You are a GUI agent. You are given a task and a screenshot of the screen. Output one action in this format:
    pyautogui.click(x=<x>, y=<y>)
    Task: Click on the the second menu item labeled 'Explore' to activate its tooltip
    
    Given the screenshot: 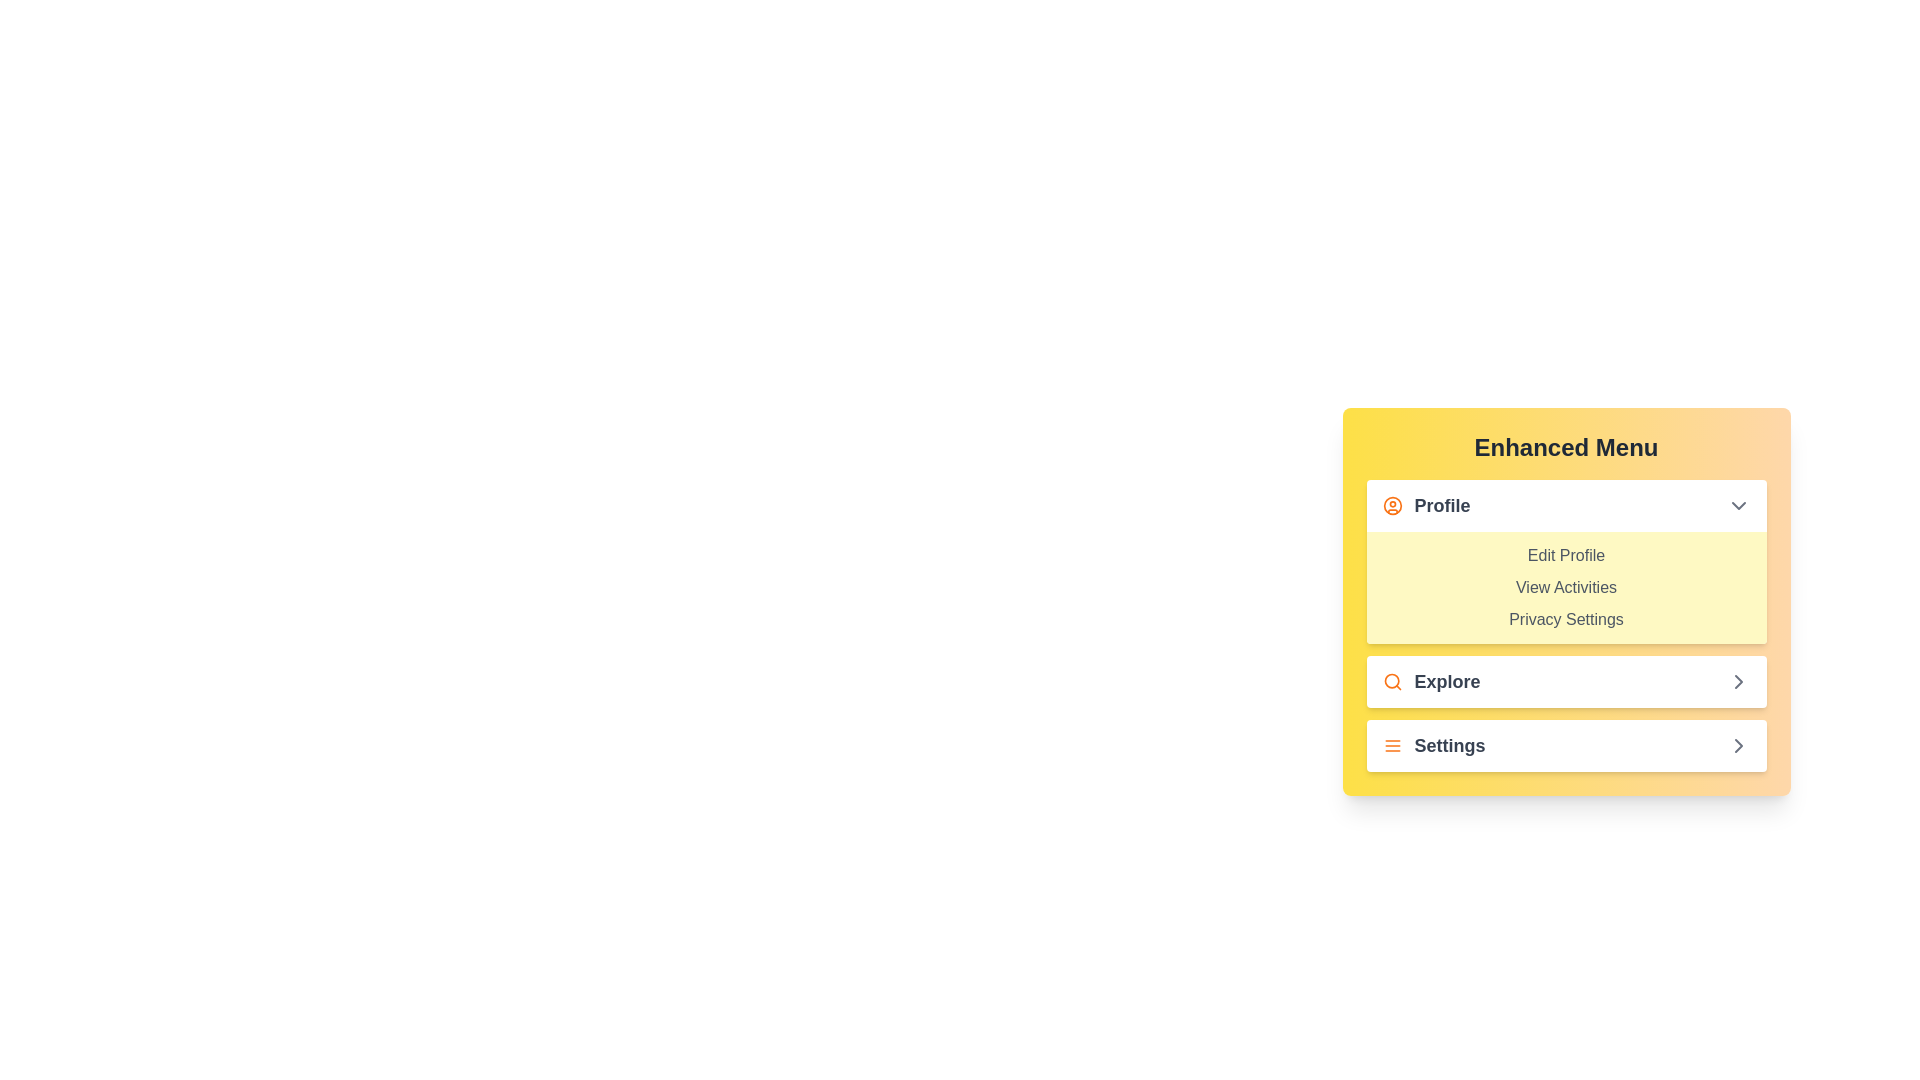 What is the action you would take?
    pyautogui.click(x=1565, y=681)
    